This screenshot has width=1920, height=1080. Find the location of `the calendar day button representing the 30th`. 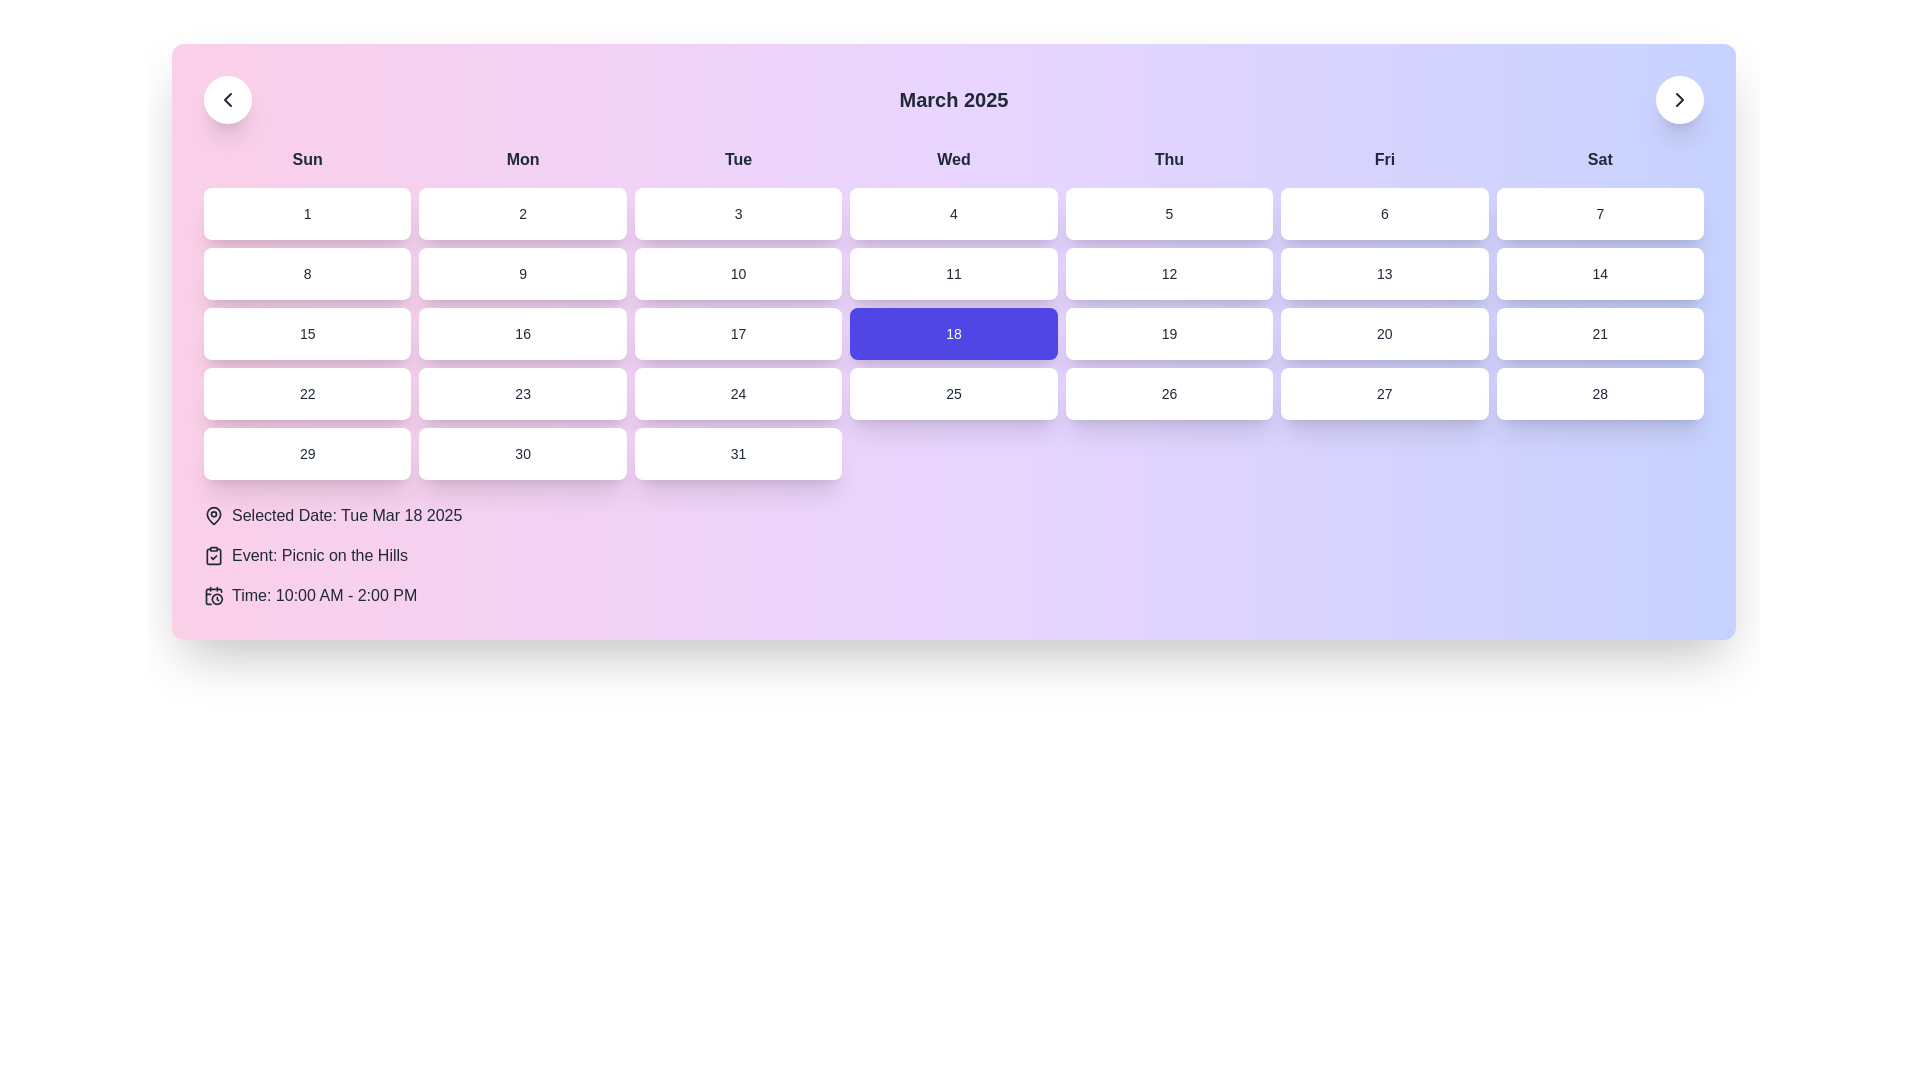

the calendar day button representing the 30th is located at coordinates (523, 454).